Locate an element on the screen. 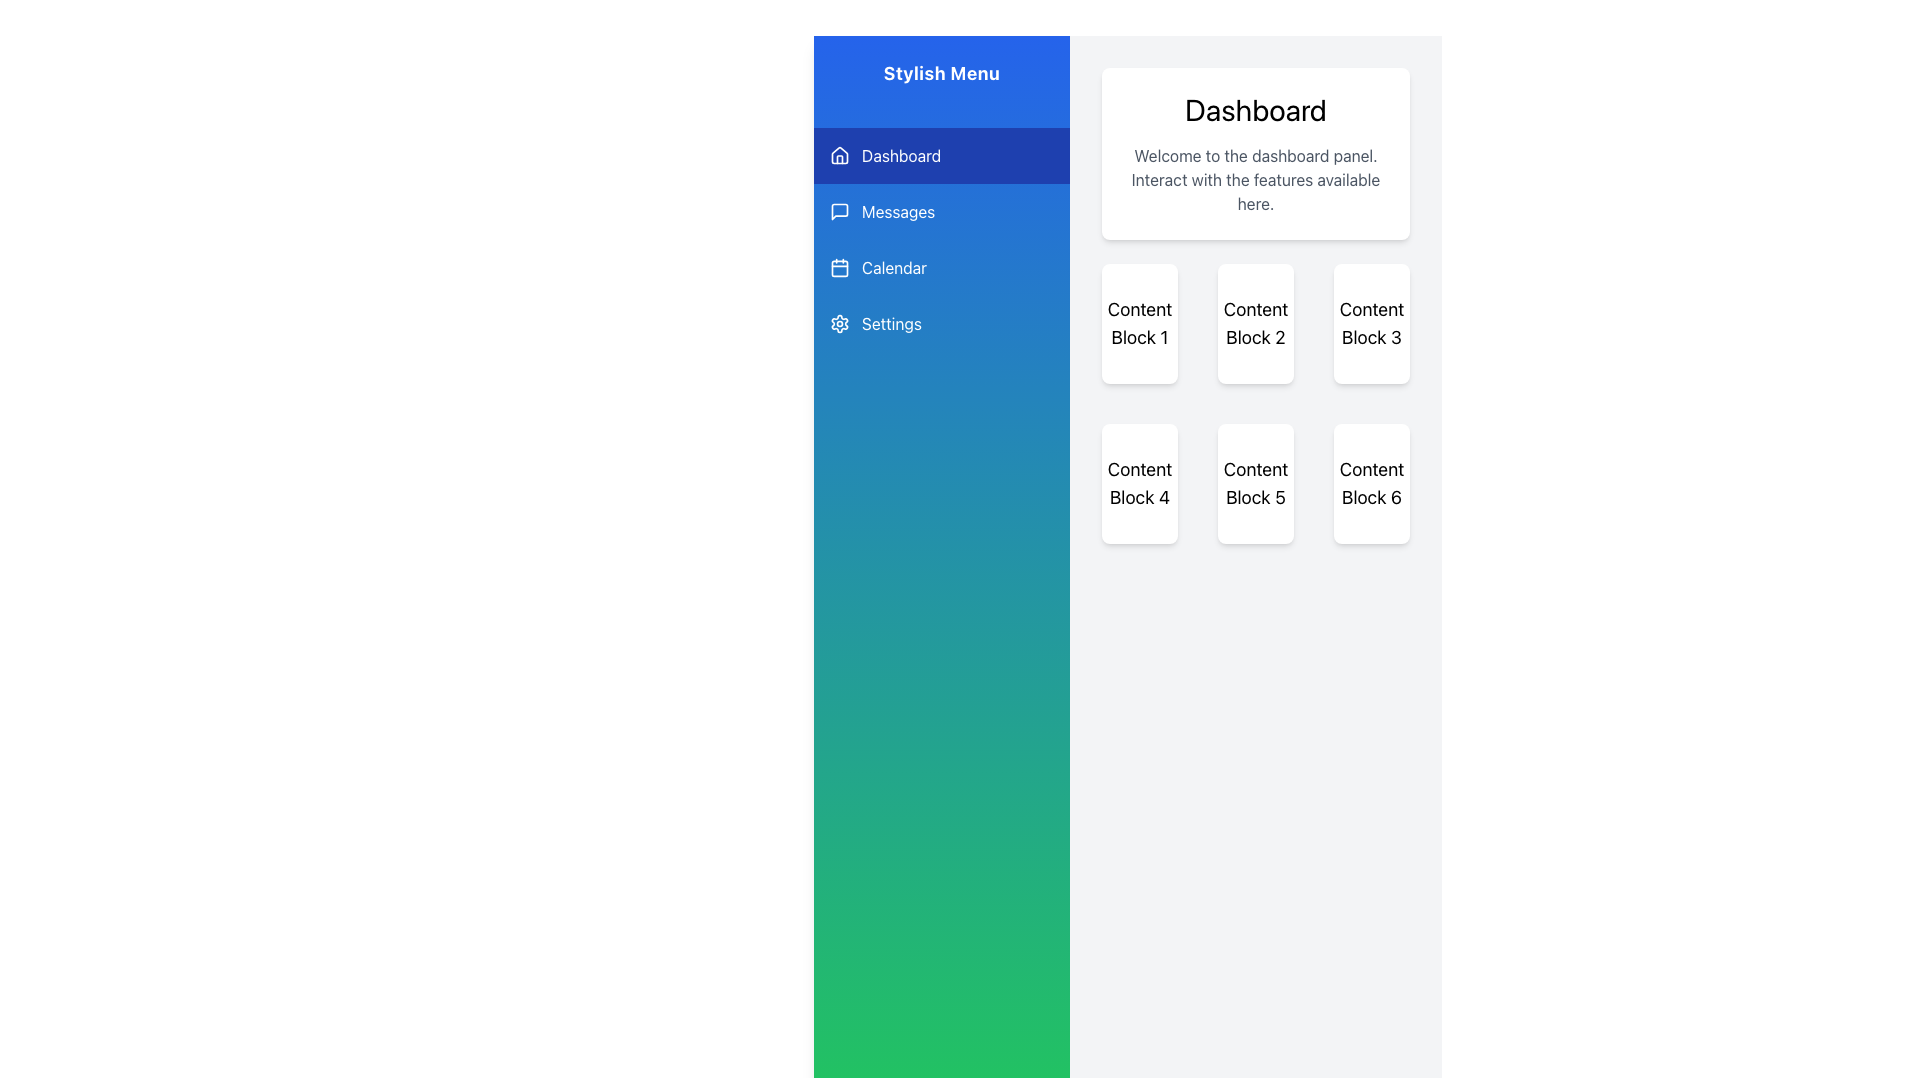 The width and height of the screenshot is (1920, 1080). the informational card titled 'Dashboard' which has a white background, rounded corners, and a drop shadow effect, located at the upper section of the right panel is located at coordinates (1255, 153).